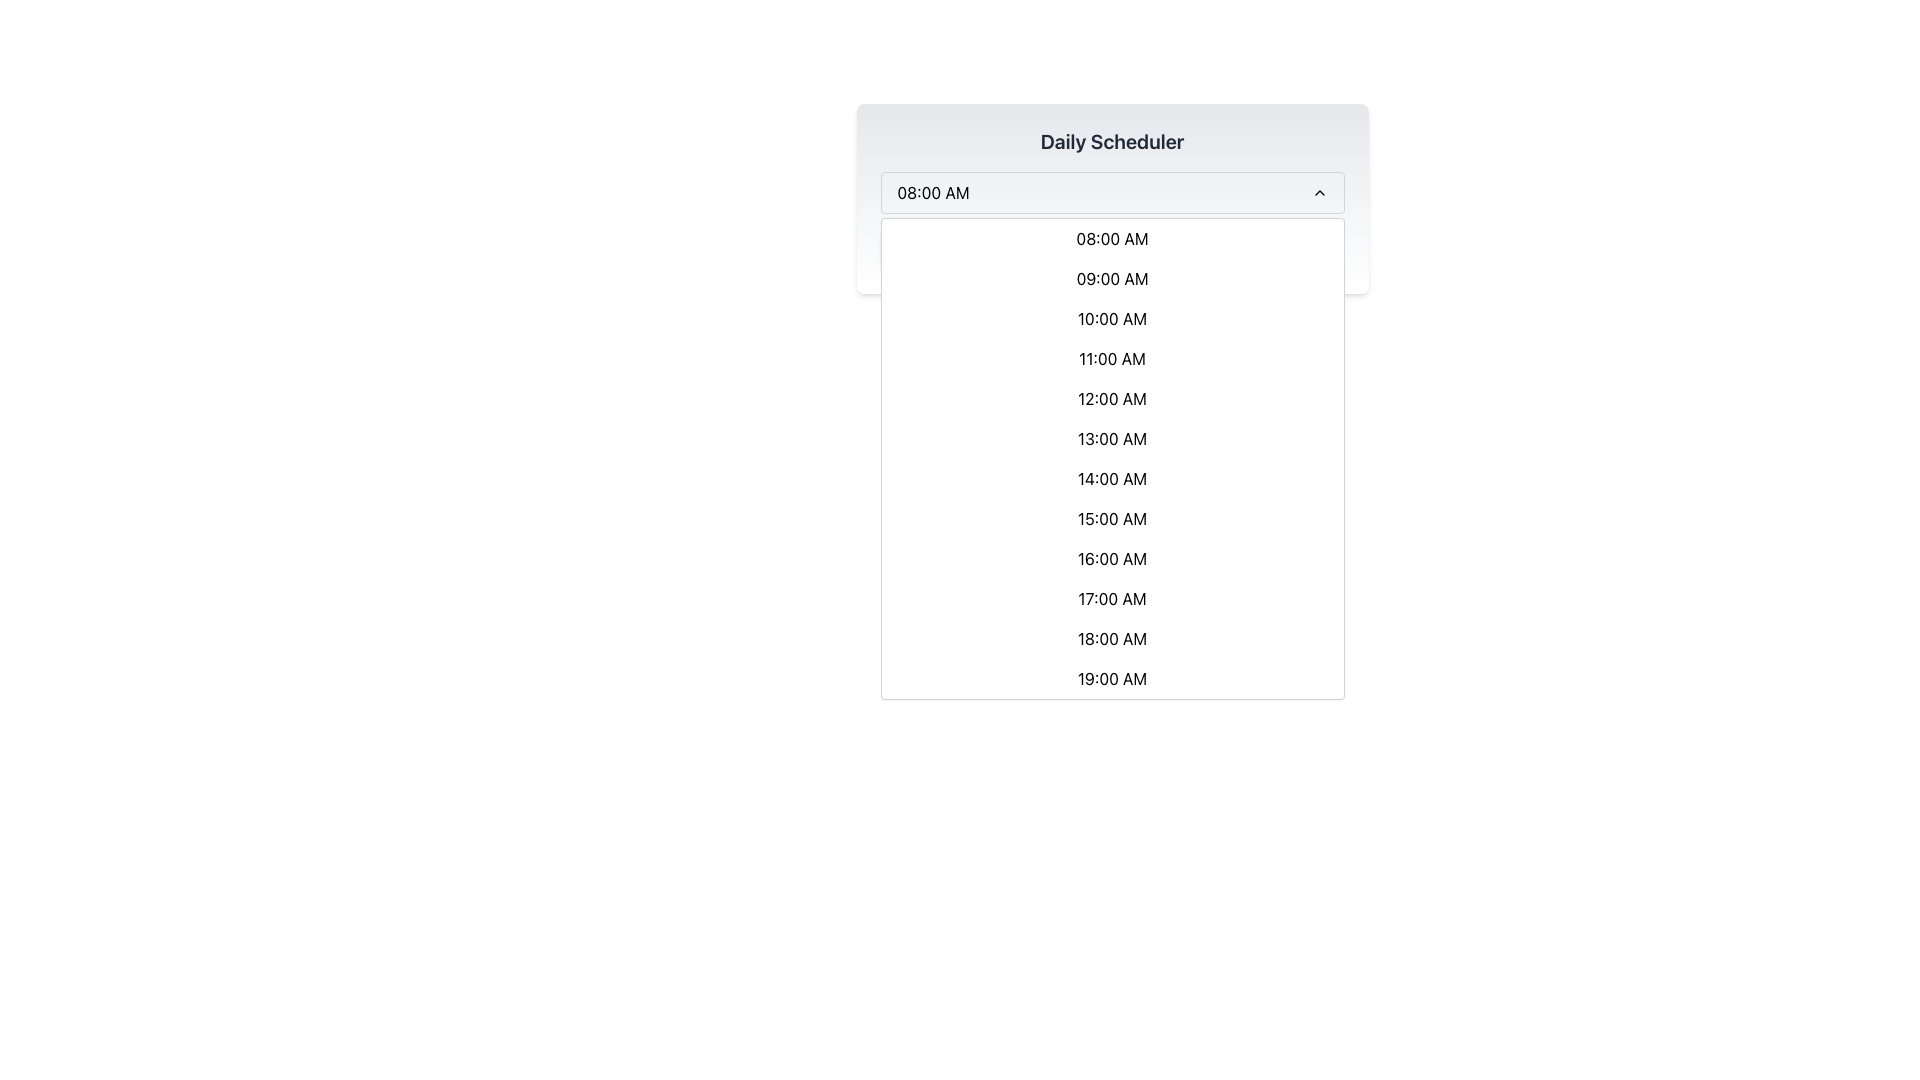 This screenshot has height=1080, width=1920. I want to click on the time slot labeled '11:00 AM' in the dropdown menu under 'Daily Scheduler', so click(1111, 357).